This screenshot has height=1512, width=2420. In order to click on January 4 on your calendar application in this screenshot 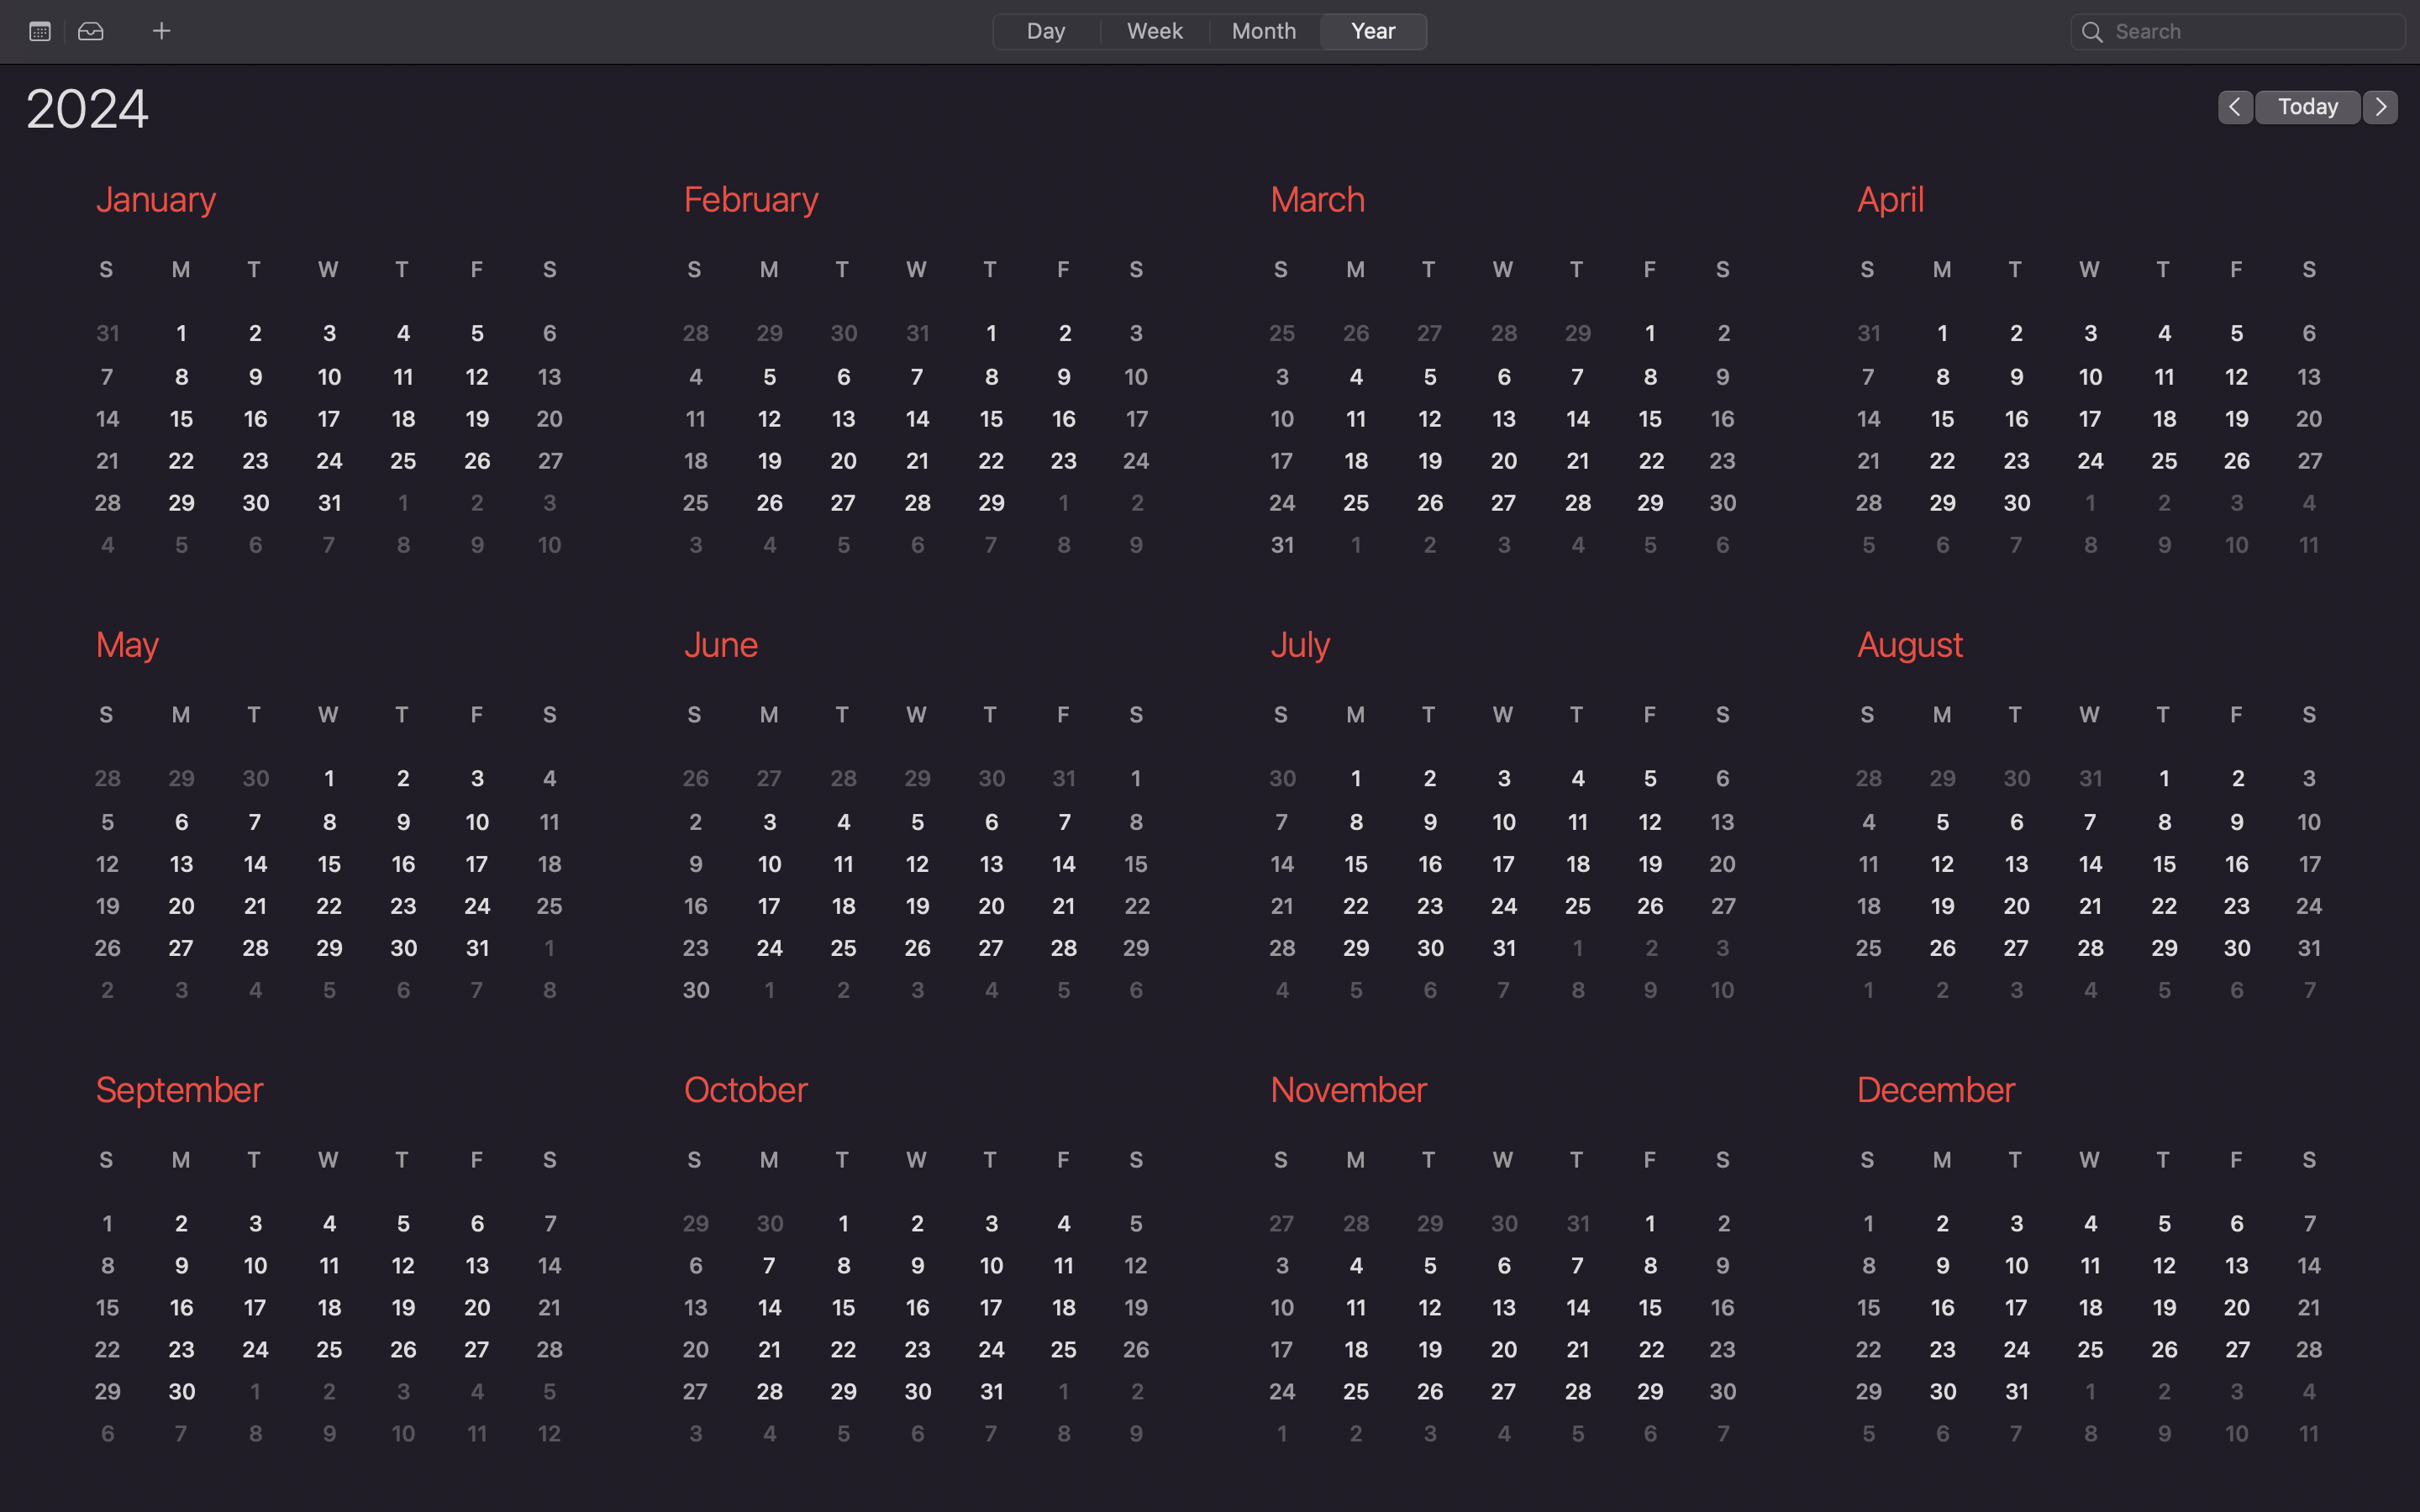, I will do `click(402, 333)`.